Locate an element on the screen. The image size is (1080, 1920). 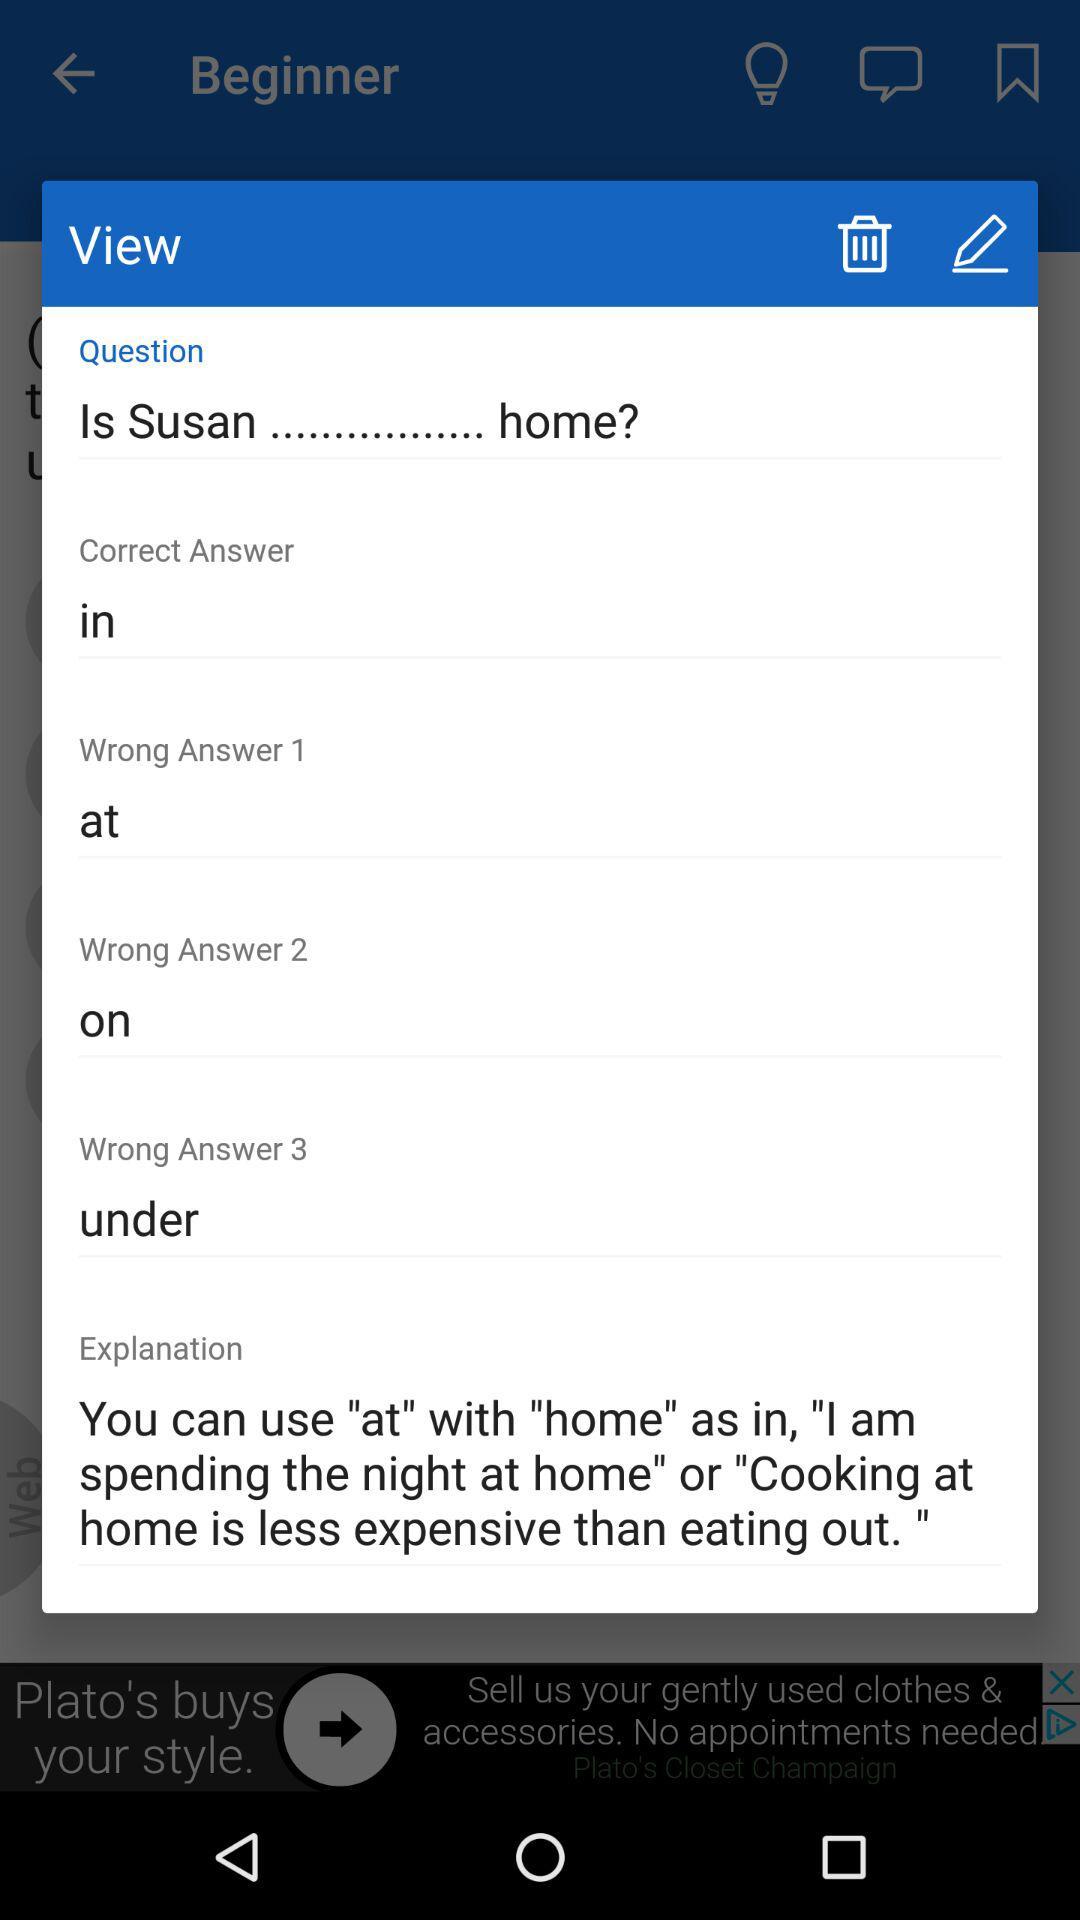
write button is located at coordinates (979, 242).